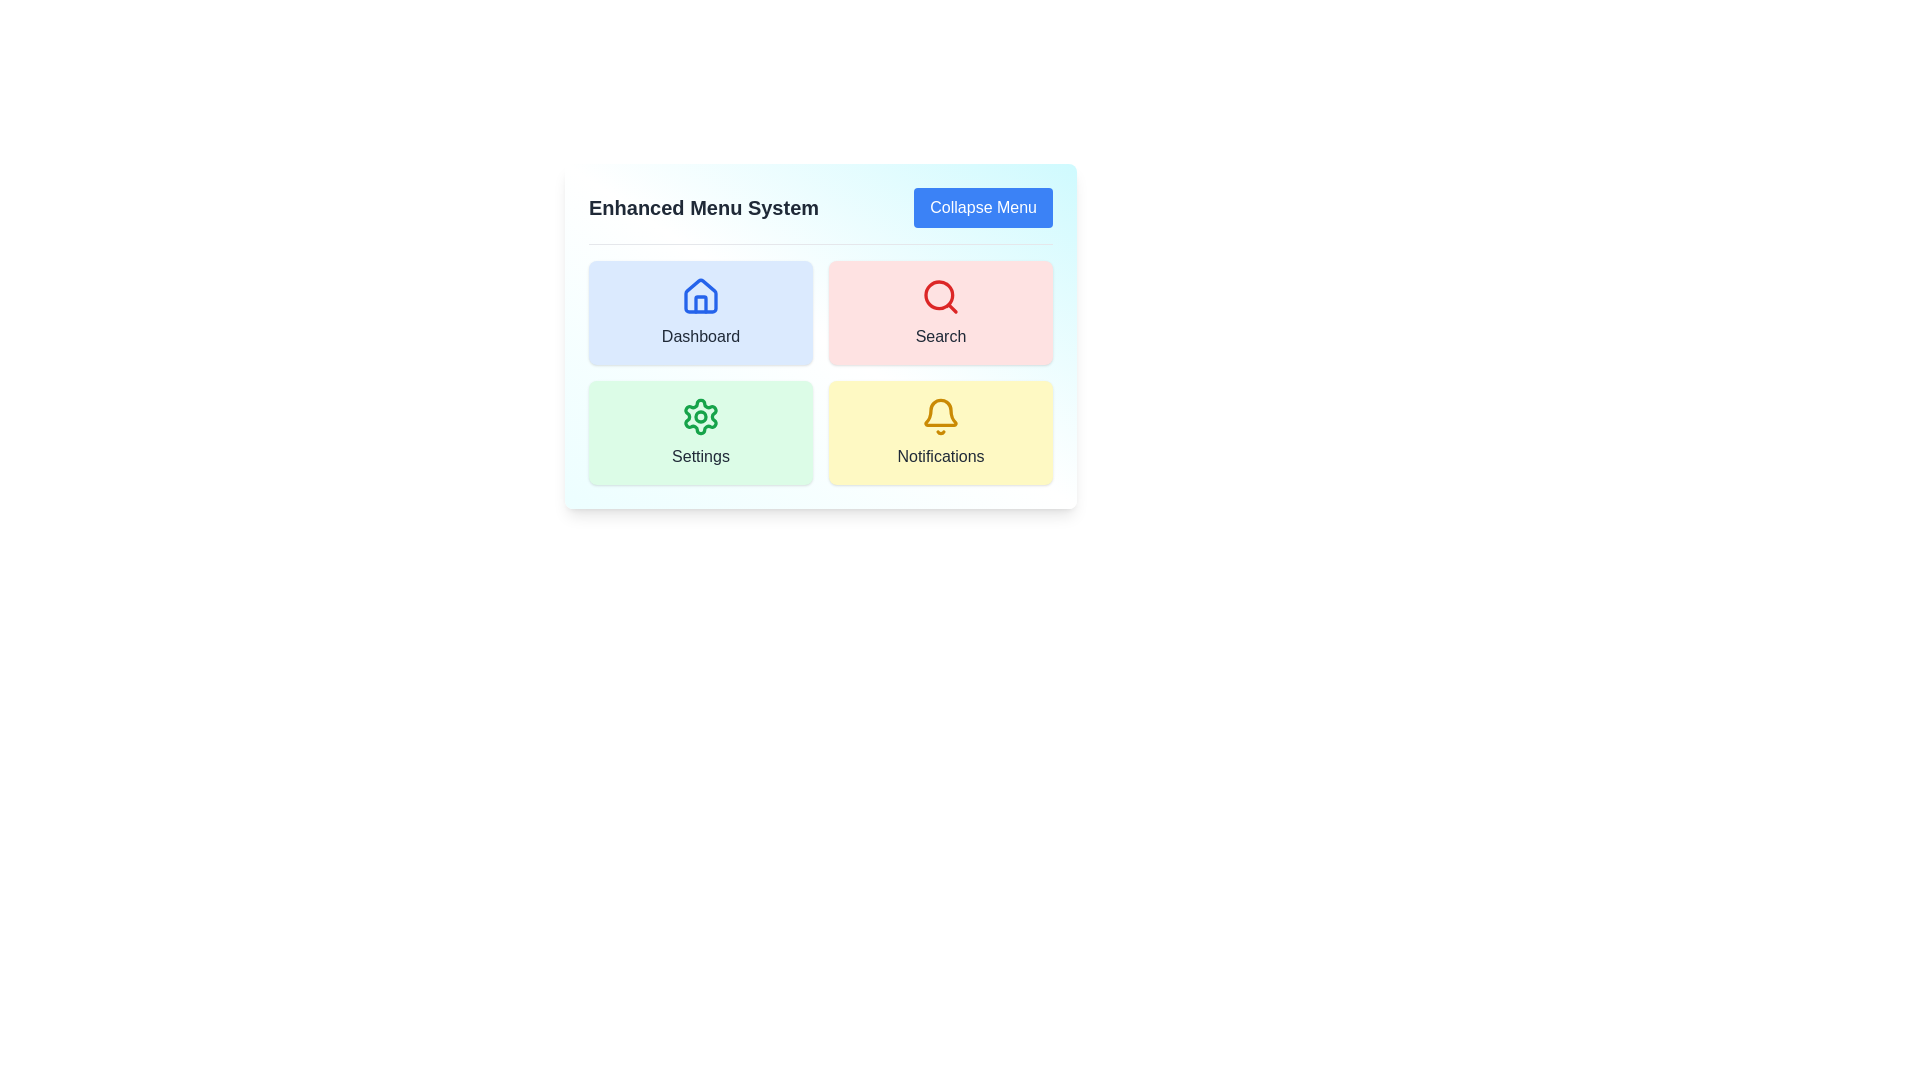  Describe the element at coordinates (700, 415) in the screenshot. I see `the small circular shape inside the 'Settings' gear icon located in the bottom-left quadrant of a 2x2 grid within a green background area` at that location.